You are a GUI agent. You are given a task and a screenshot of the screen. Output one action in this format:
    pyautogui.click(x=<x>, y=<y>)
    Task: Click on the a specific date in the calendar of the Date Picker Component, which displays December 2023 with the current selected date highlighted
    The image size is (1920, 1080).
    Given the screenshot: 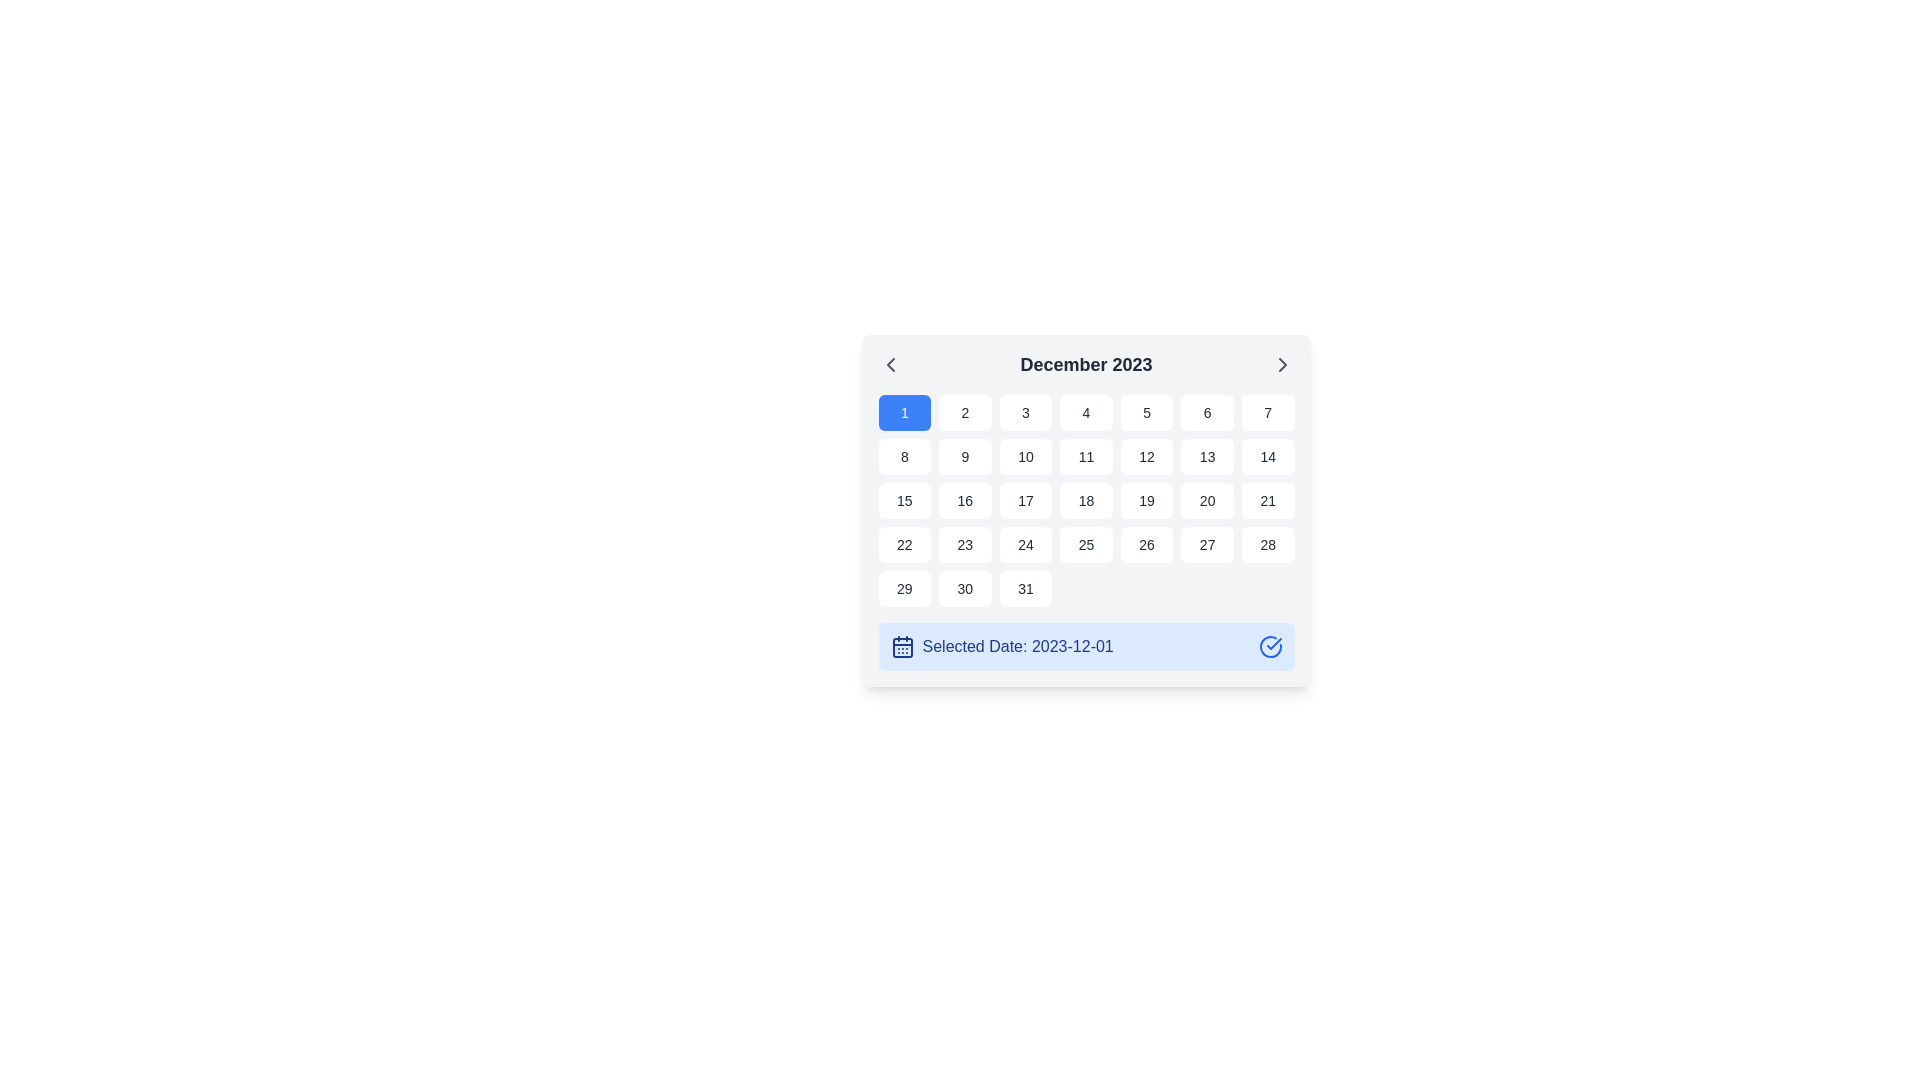 What is the action you would take?
    pyautogui.click(x=1085, y=509)
    